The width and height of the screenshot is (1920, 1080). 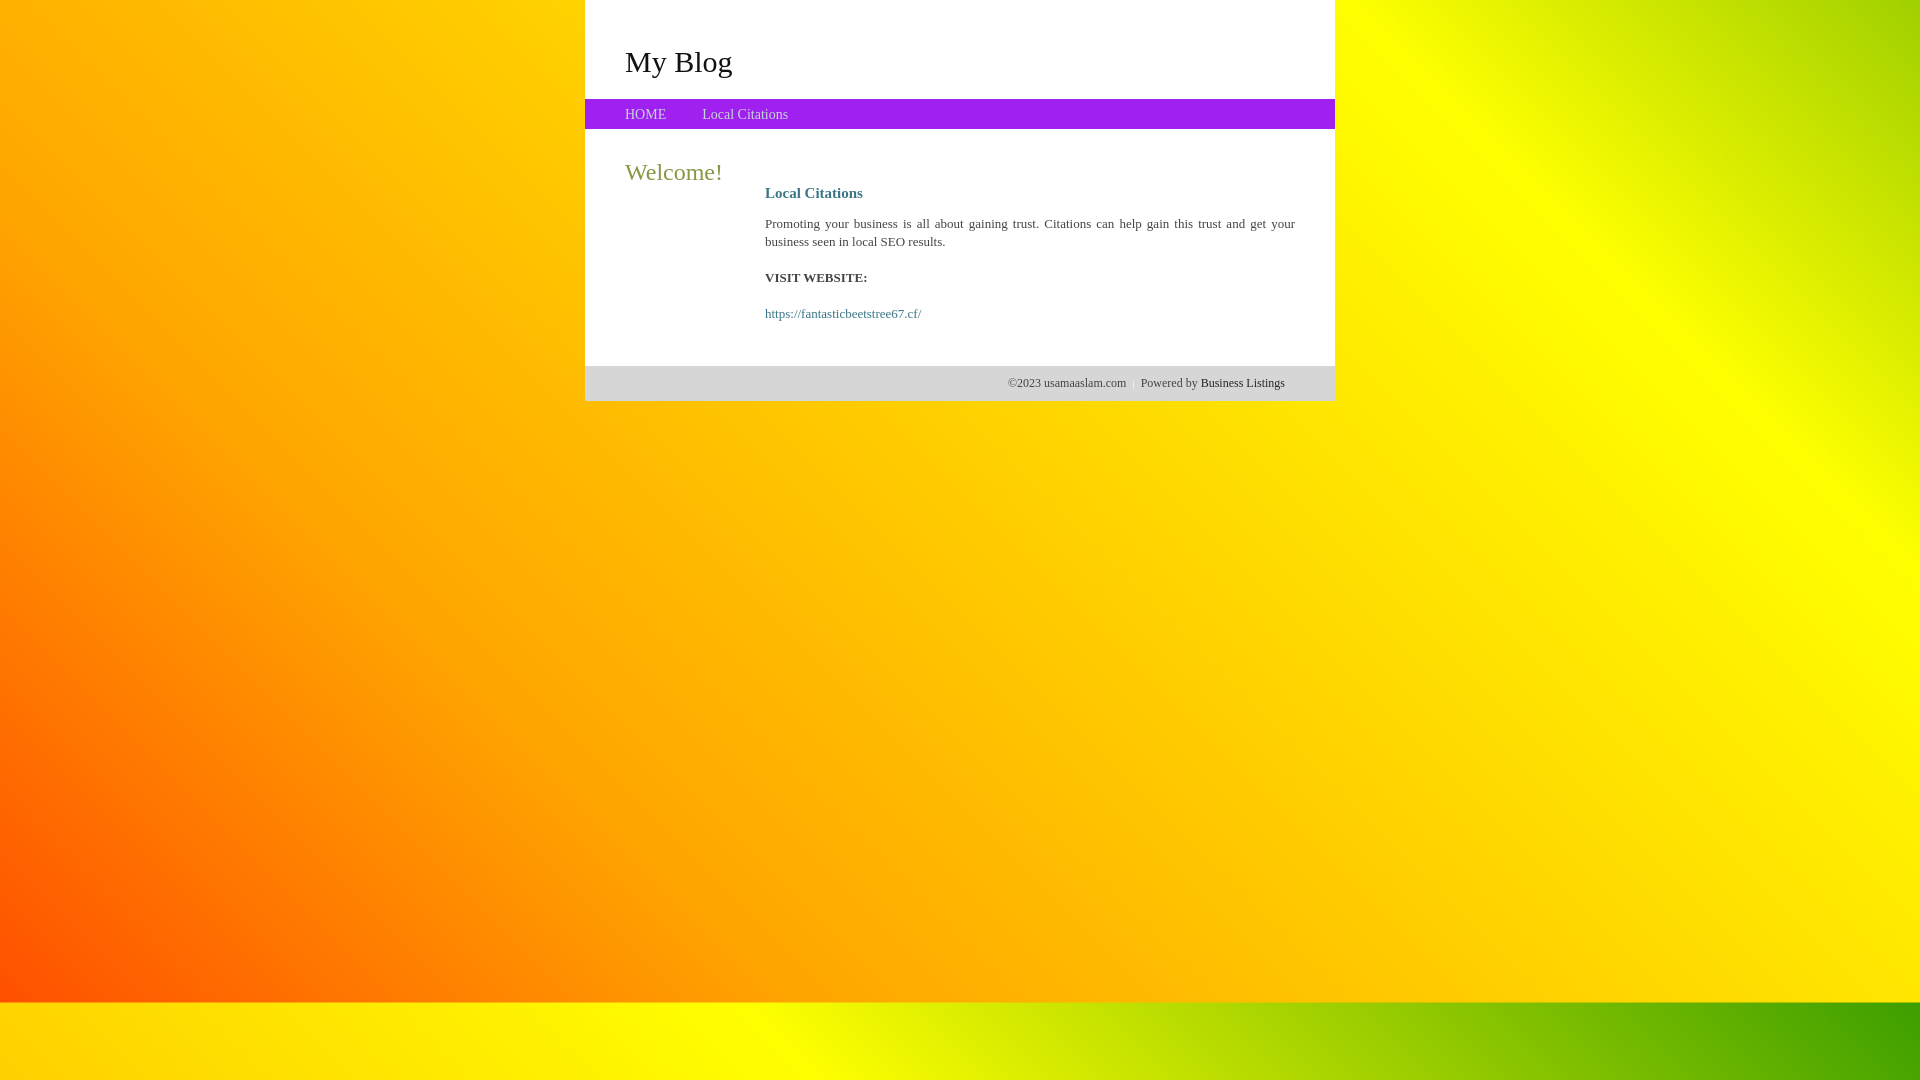 What do you see at coordinates (645, 114) in the screenshot?
I see `'HOME'` at bounding box center [645, 114].